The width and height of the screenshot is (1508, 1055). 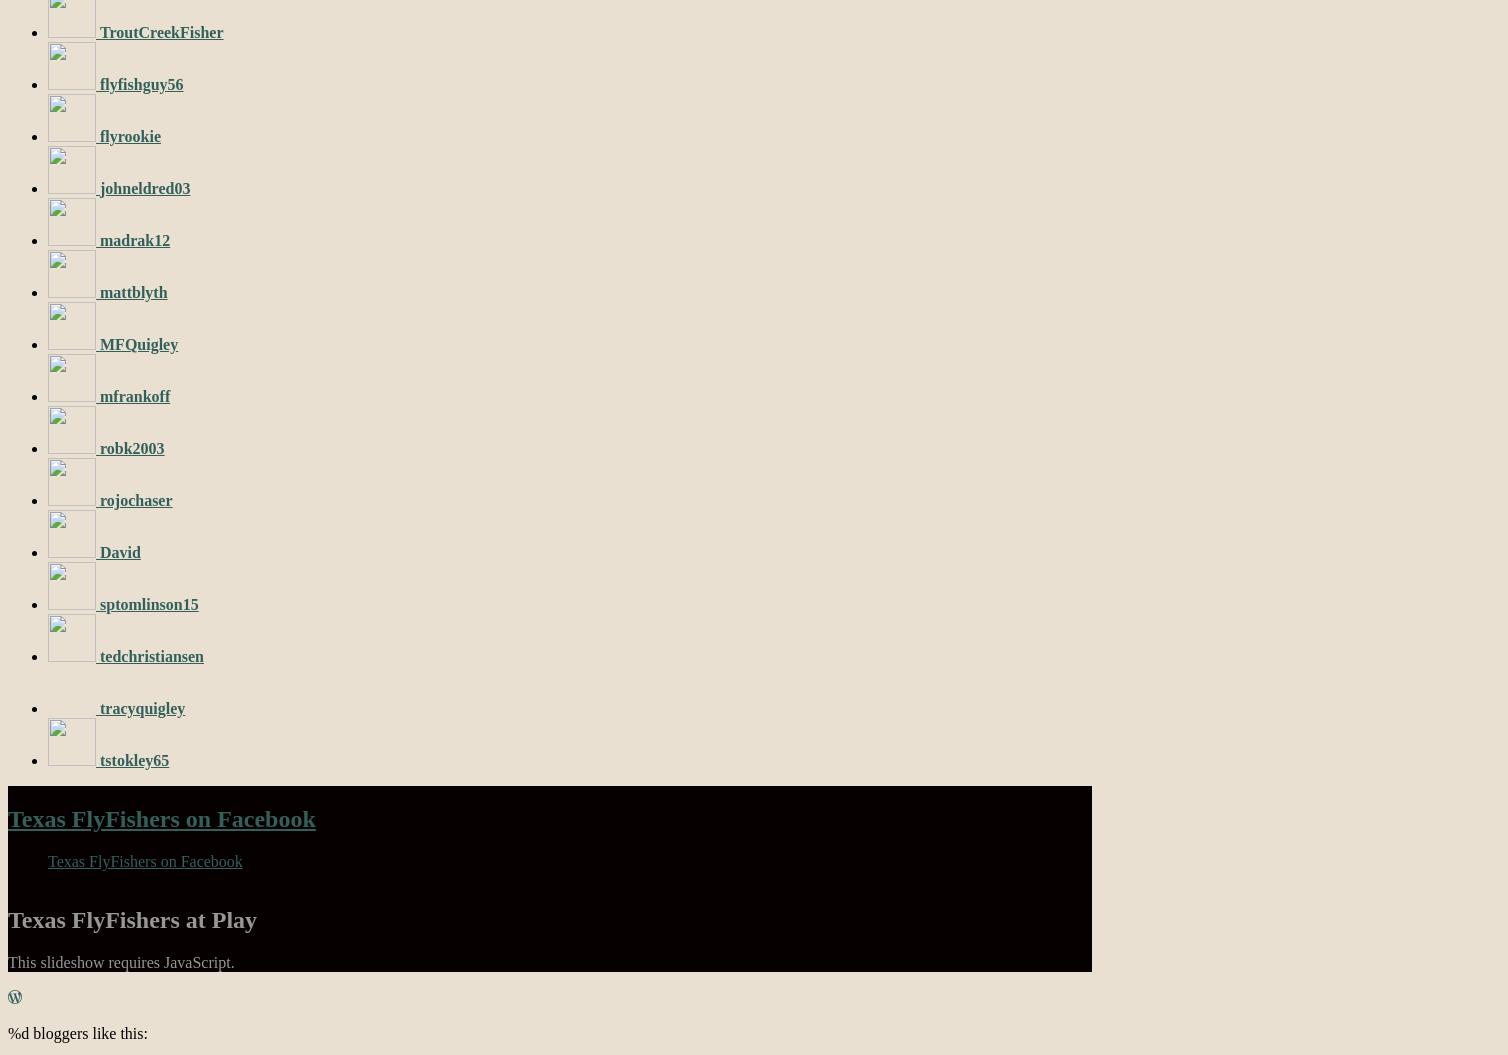 What do you see at coordinates (152, 655) in the screenshot?
I see `'tedchristiansen'` at bounding box center [152, 655].